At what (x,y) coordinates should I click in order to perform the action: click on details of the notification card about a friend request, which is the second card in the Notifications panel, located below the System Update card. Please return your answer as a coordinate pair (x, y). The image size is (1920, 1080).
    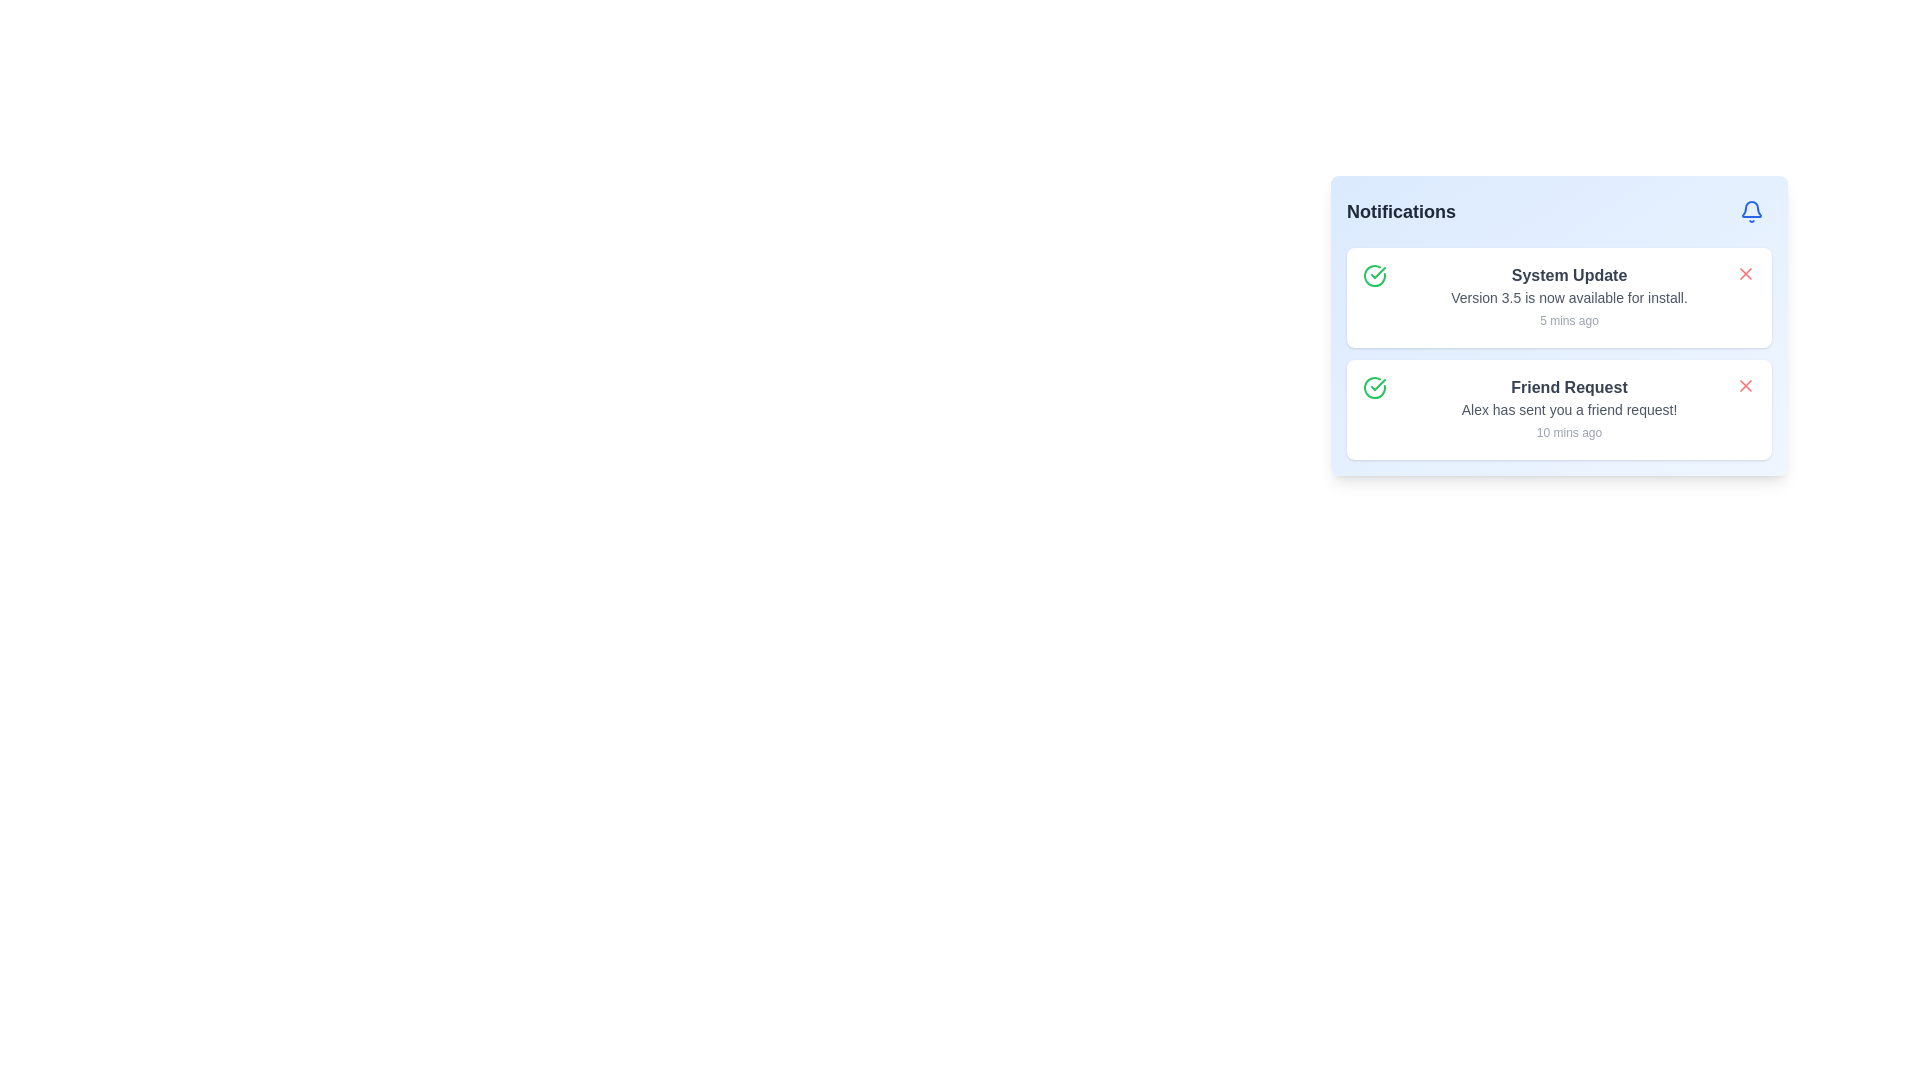
    Looking at the image, I should click on (1558, 353).